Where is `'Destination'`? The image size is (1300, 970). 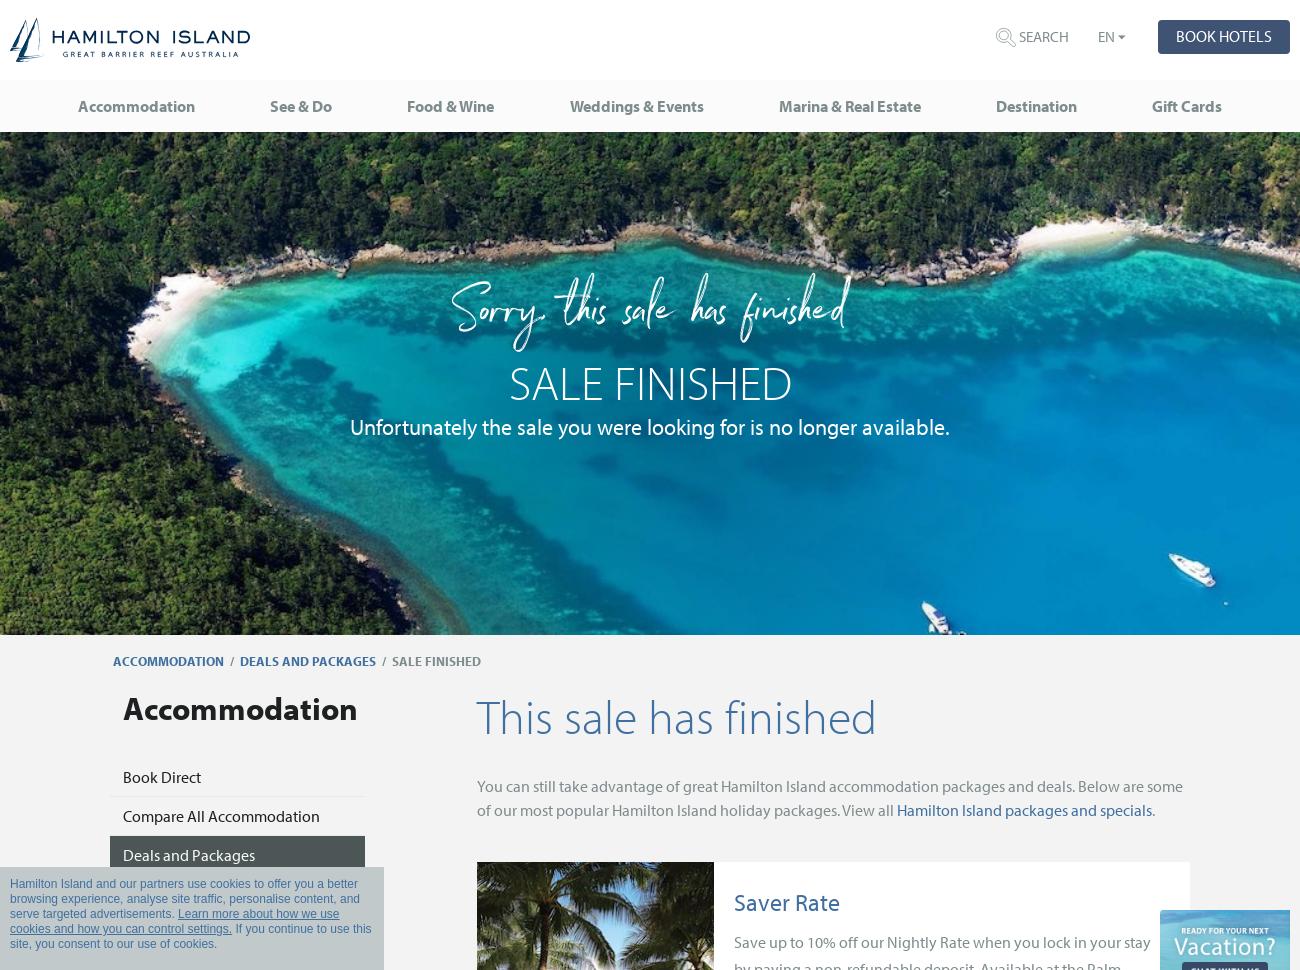 'Destination' is located at coordinates (1035, 106).